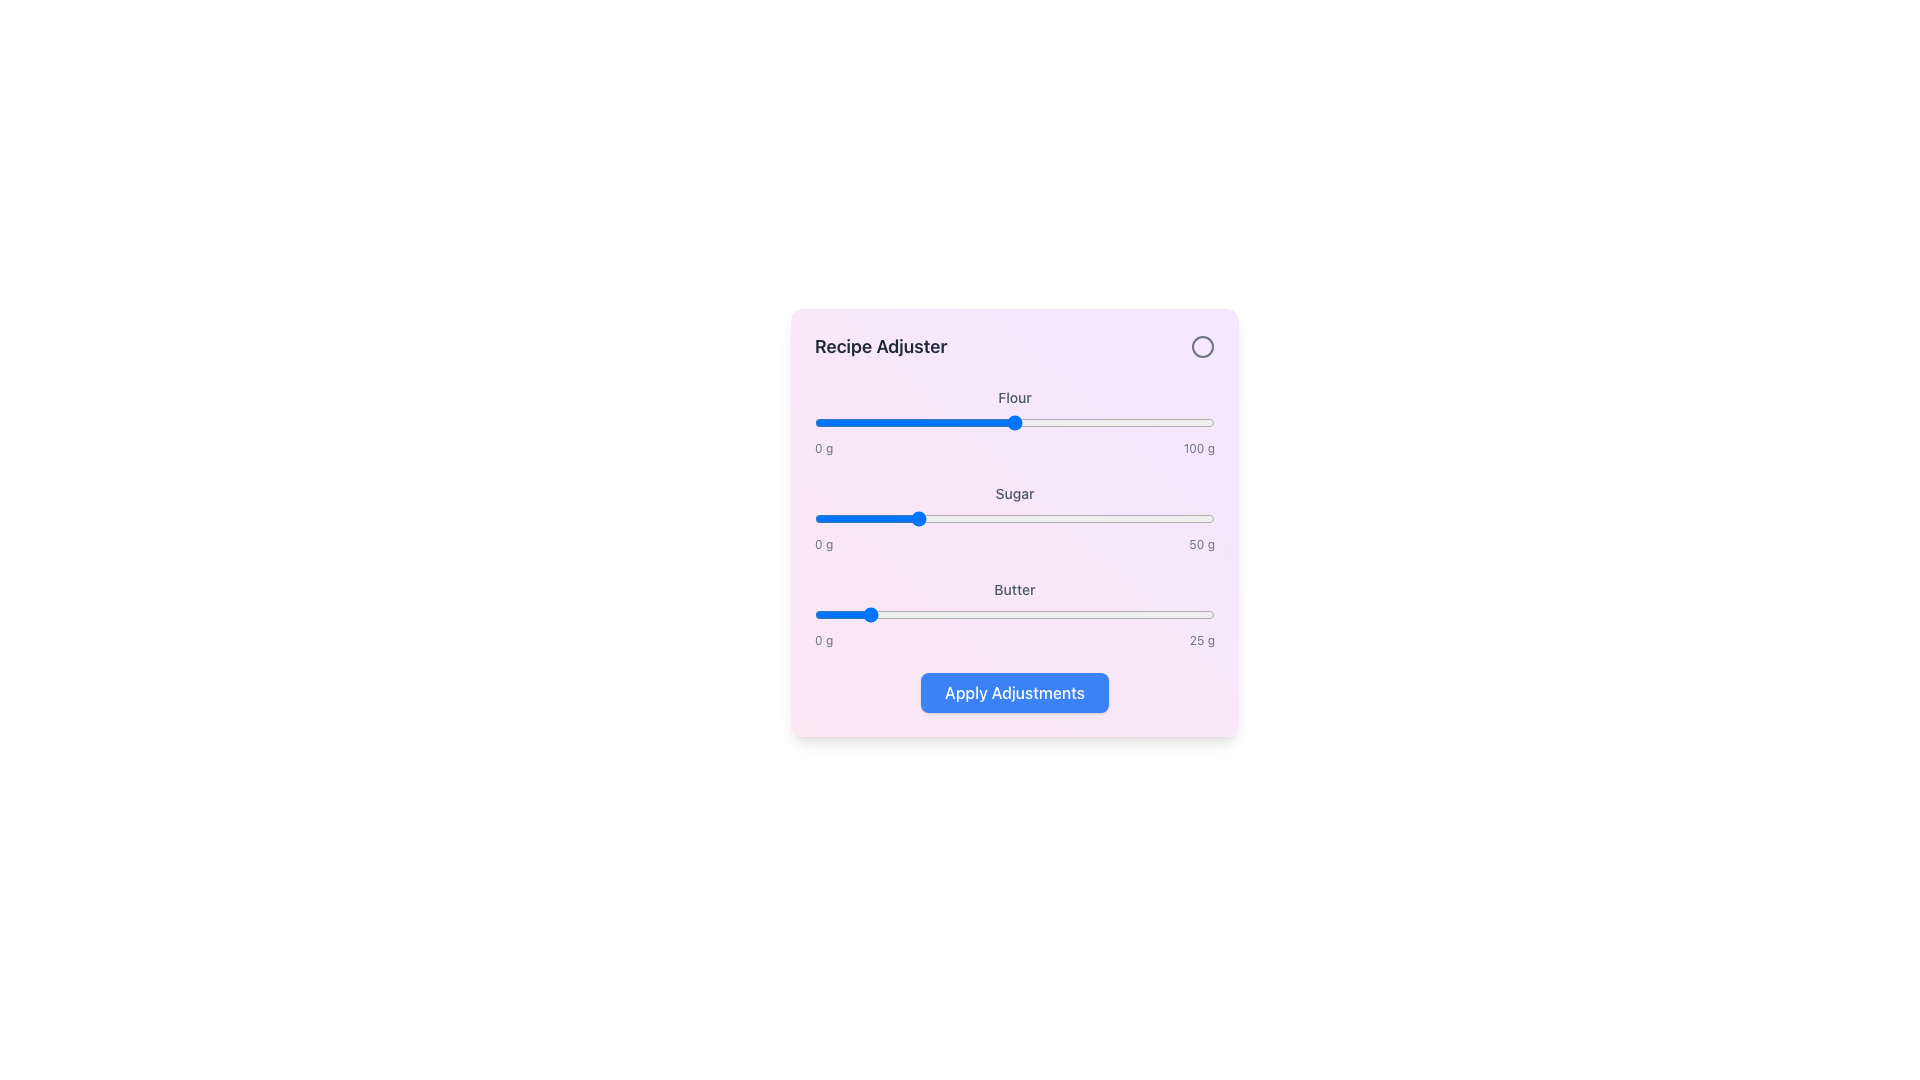  What do you see at coordinates (980, 422) in the screenshot?
I see `the slider value` at bounding box center [980, 422].